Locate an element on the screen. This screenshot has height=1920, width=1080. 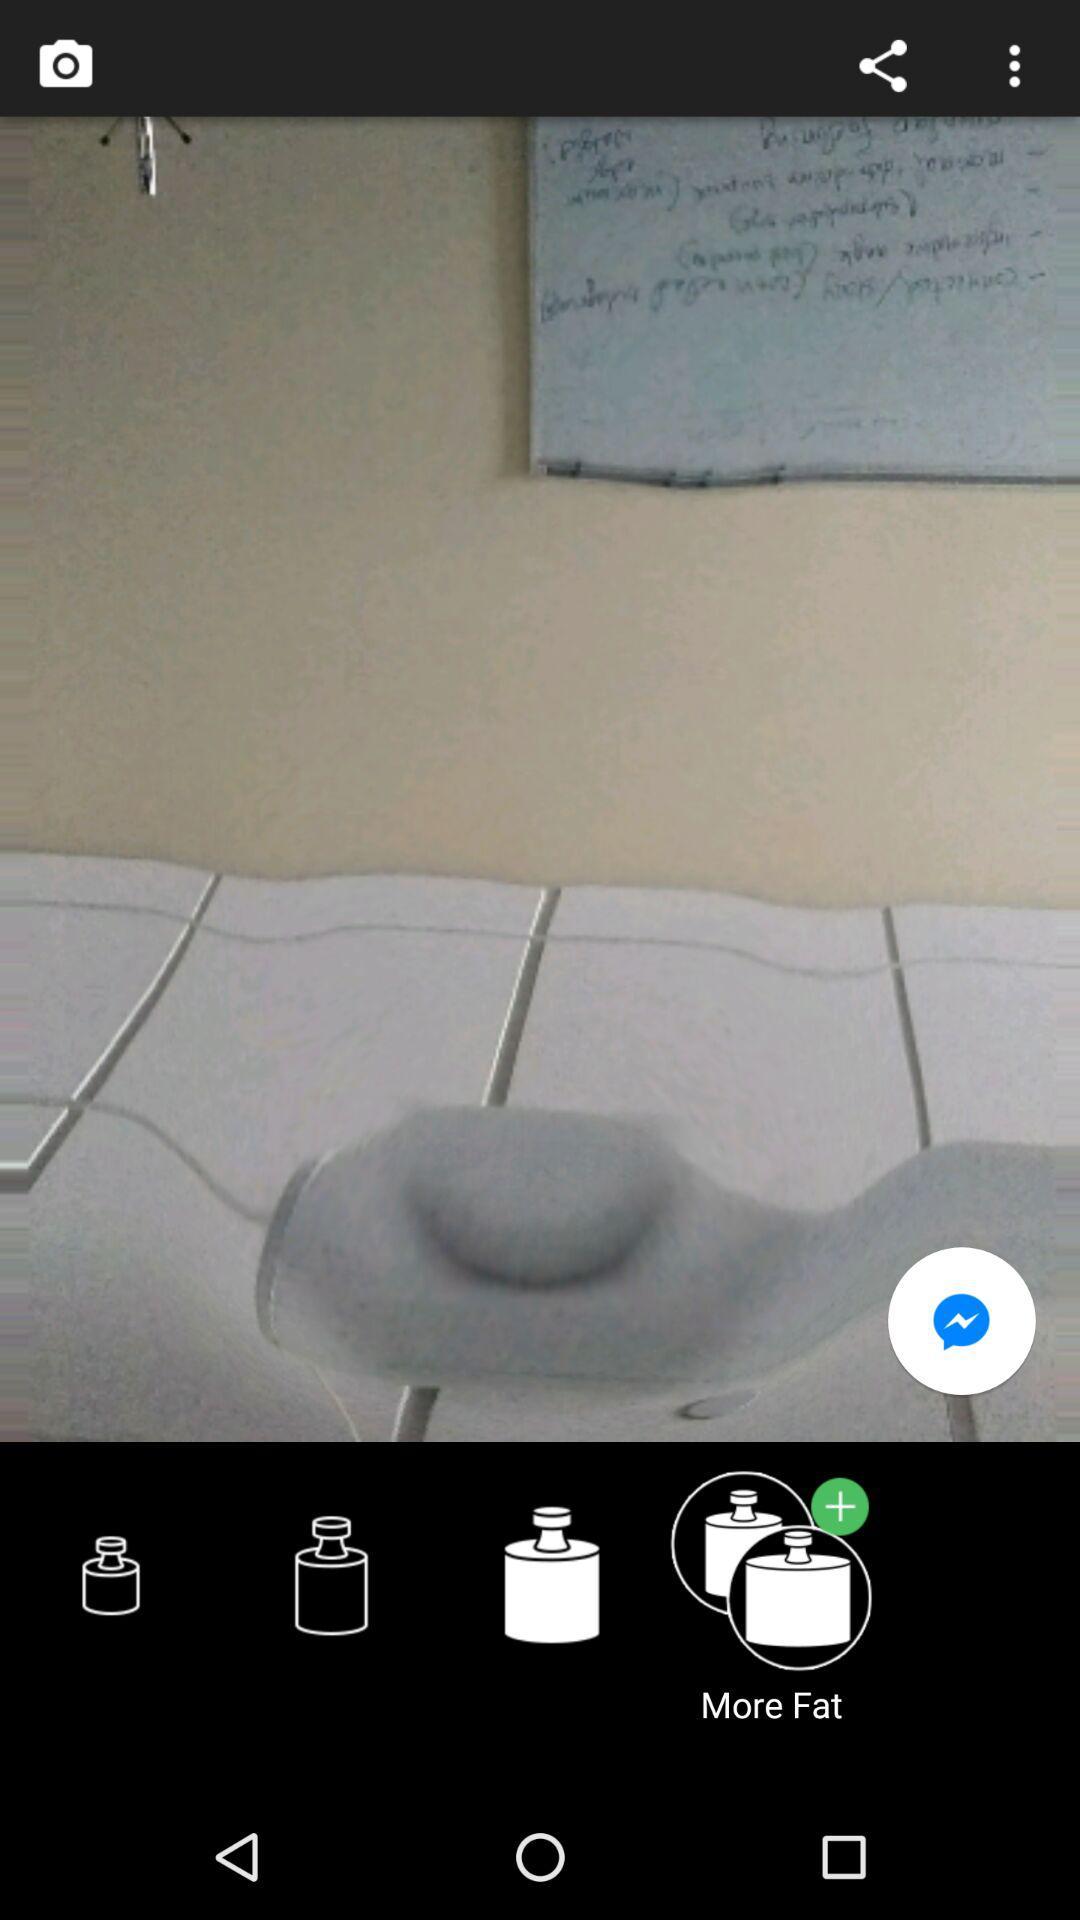
the photo icon is located at coordinates (64, 70).